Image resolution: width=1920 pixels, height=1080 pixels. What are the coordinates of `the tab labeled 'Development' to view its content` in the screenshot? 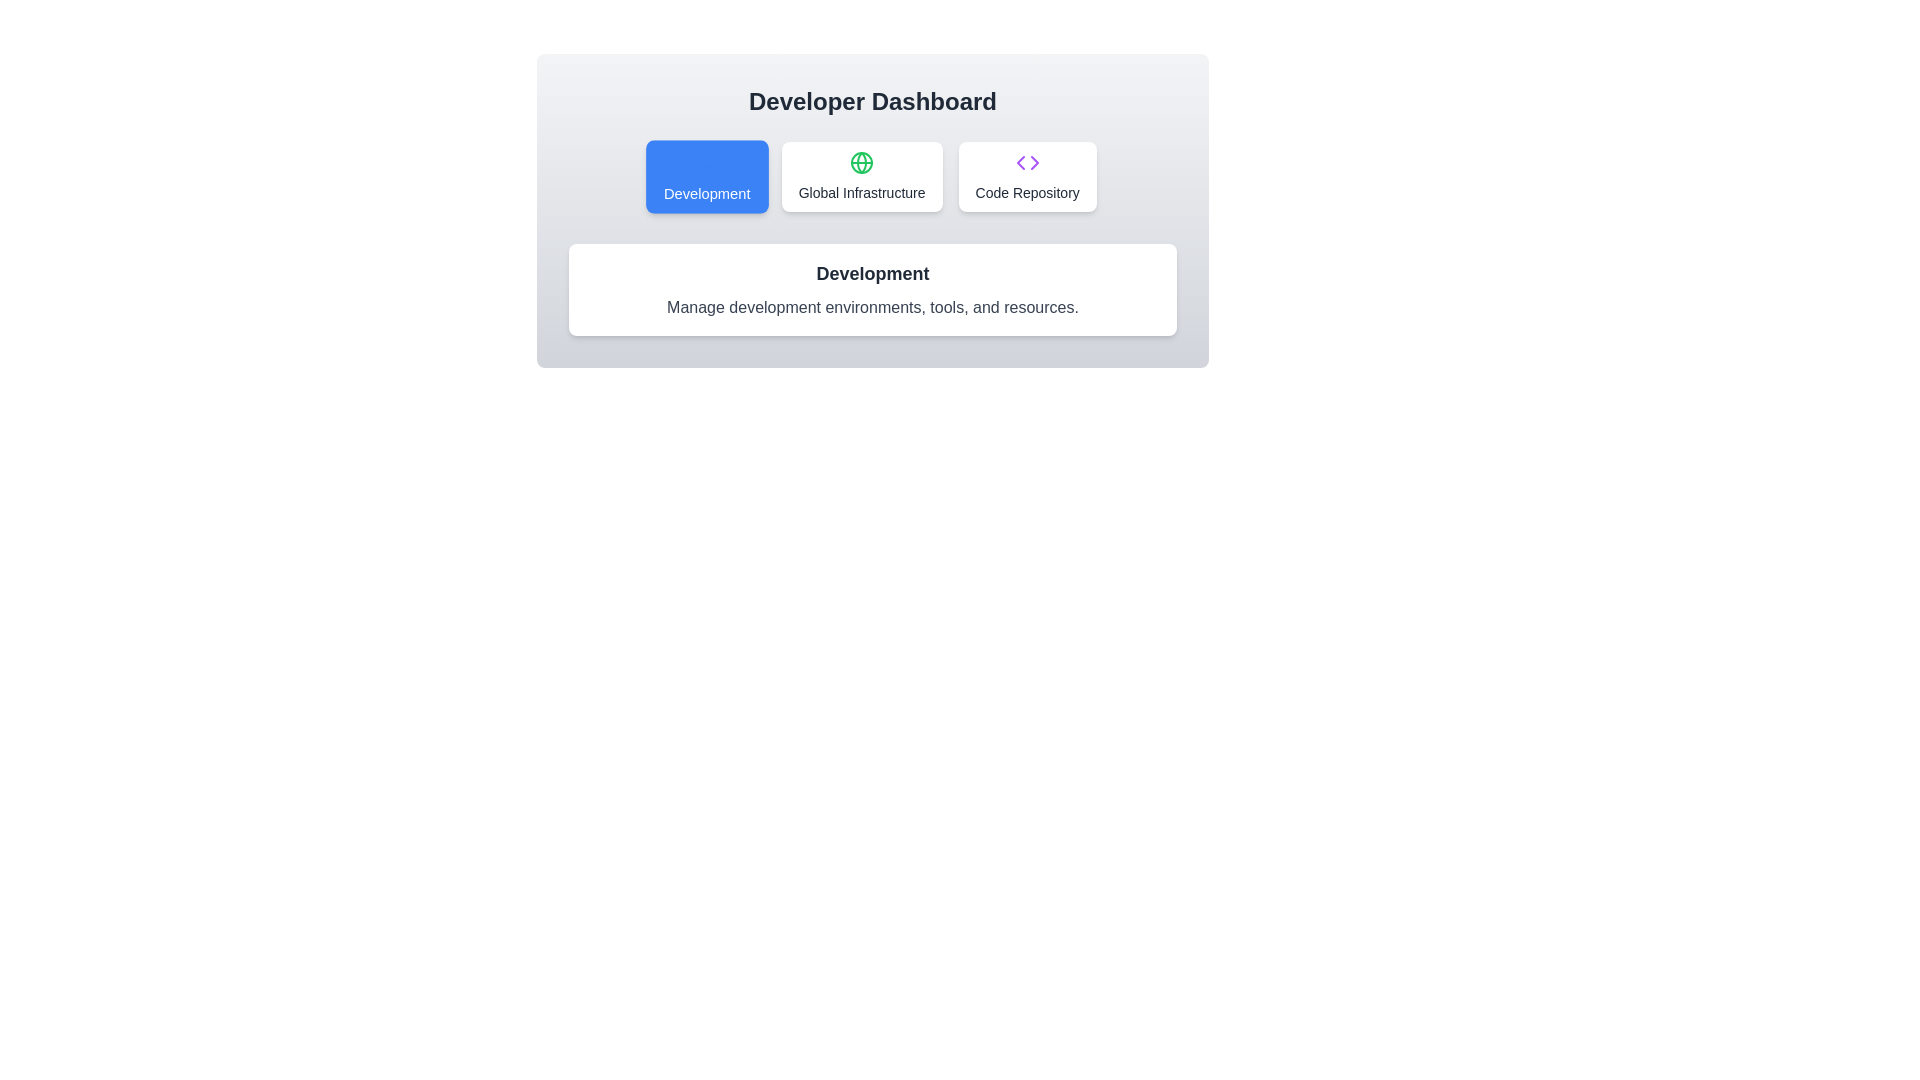 It's located at (707, 176).